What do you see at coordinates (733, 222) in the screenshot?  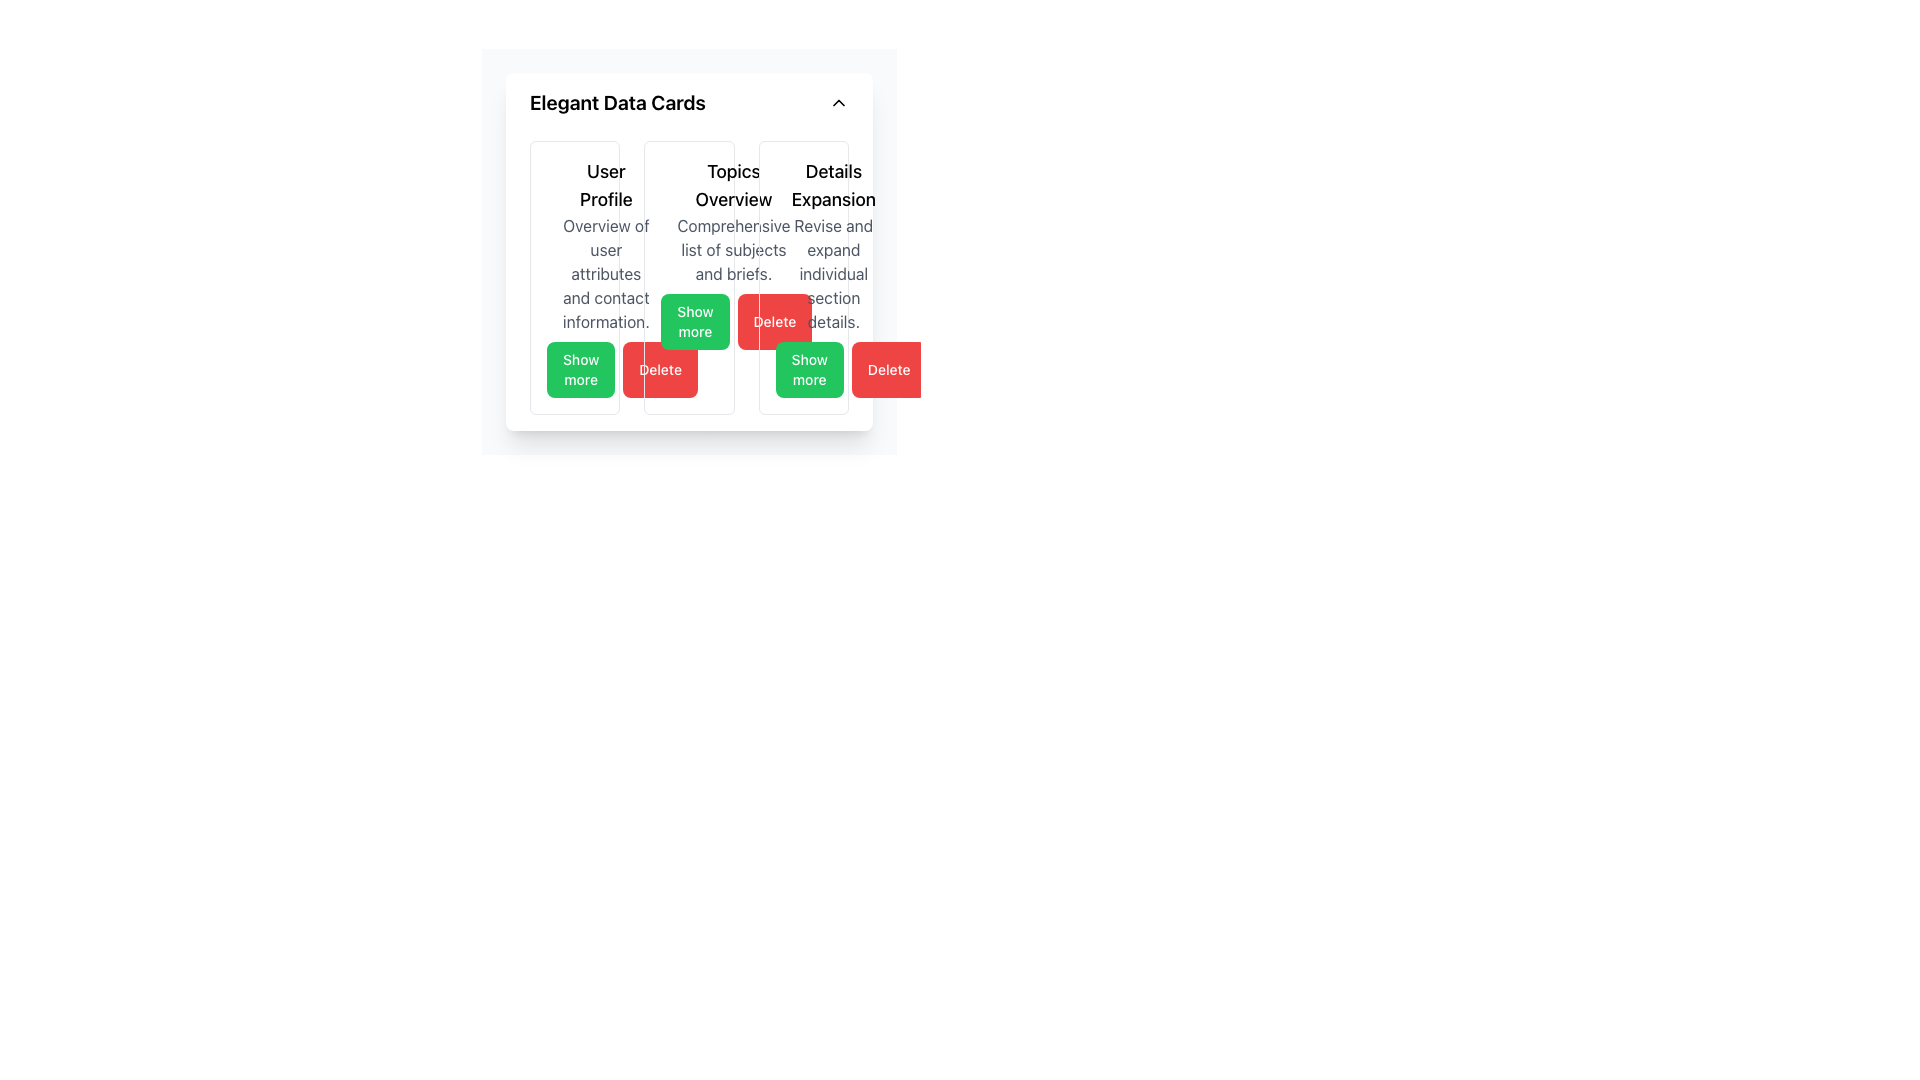 I see `the second card's text component that serves as a section header and description, summarizing the topics covered in this area for accessibility` at bounding box center [733, 222].